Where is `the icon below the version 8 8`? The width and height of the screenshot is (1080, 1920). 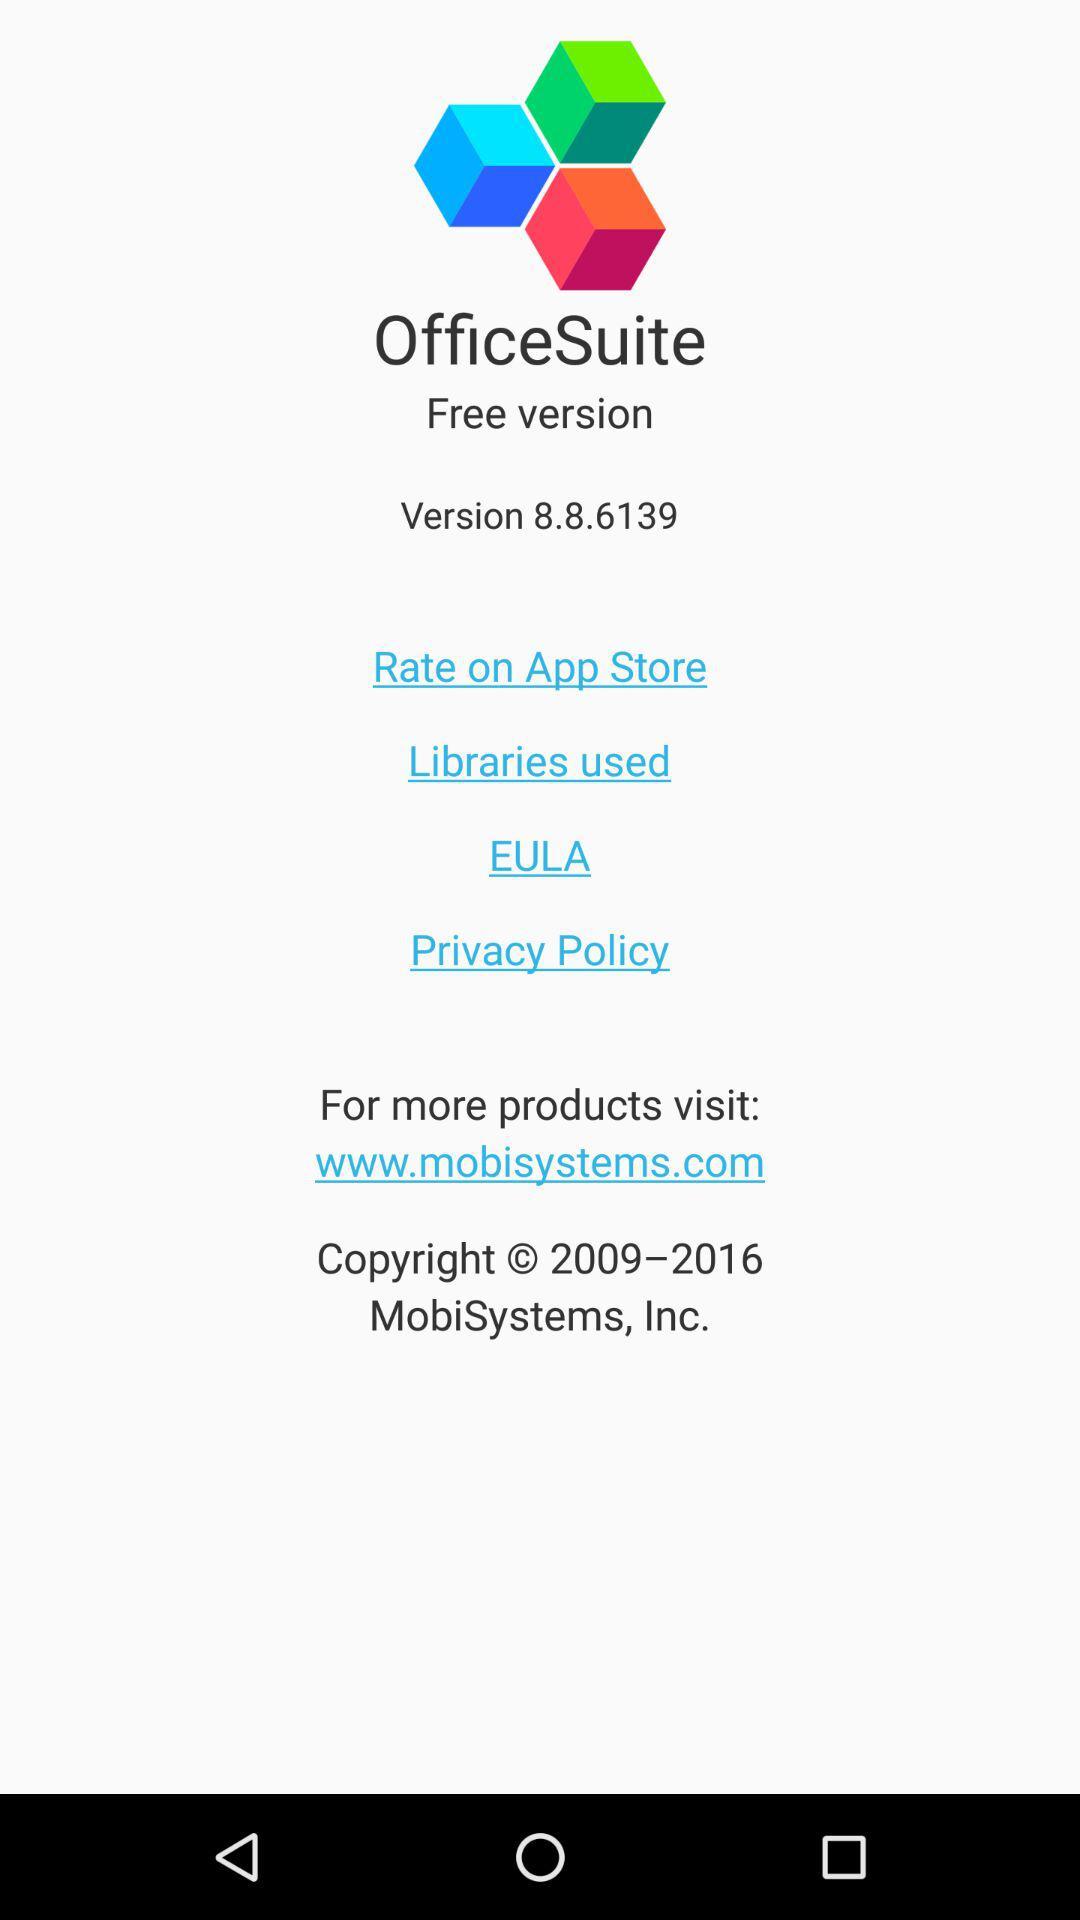
the icon below the version 8 8 is located at coordinates (540, 665).